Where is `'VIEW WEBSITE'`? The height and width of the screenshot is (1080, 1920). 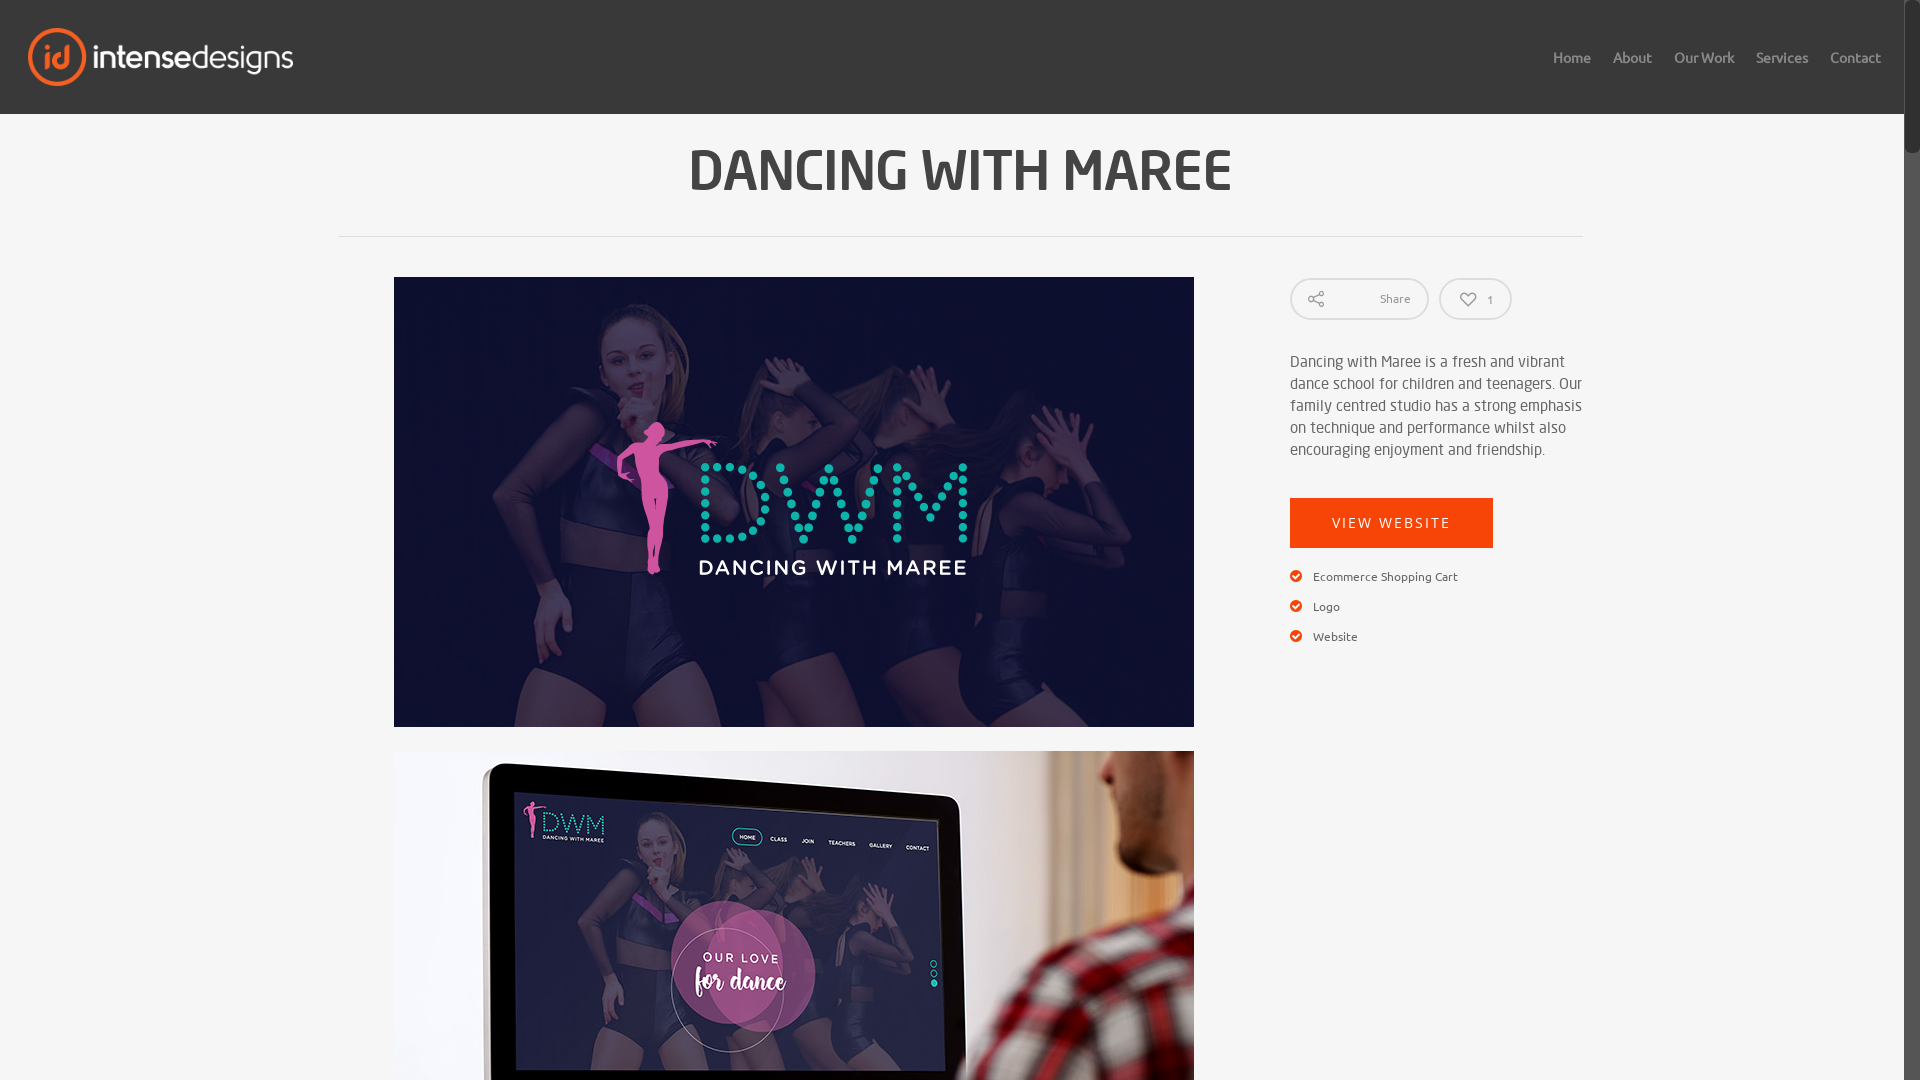 'VIEW WEBSITE' is located at coordinates (1390, 522).